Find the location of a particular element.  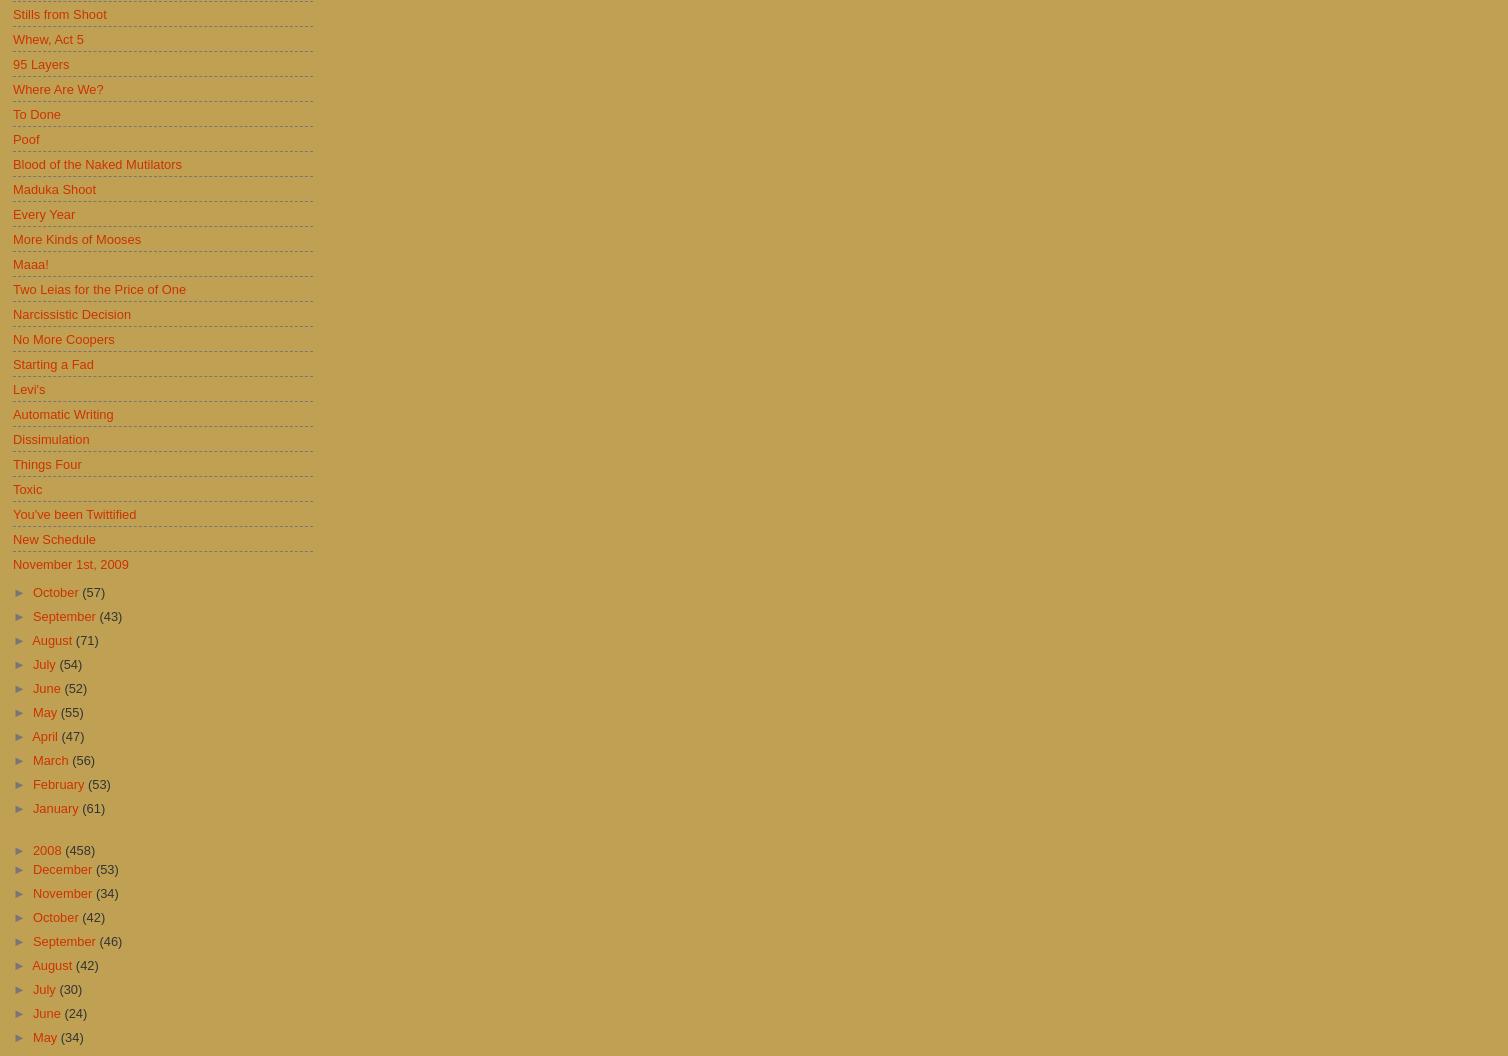

'Blood of the Naked Mutilators' is located at coordinates (96, 163).